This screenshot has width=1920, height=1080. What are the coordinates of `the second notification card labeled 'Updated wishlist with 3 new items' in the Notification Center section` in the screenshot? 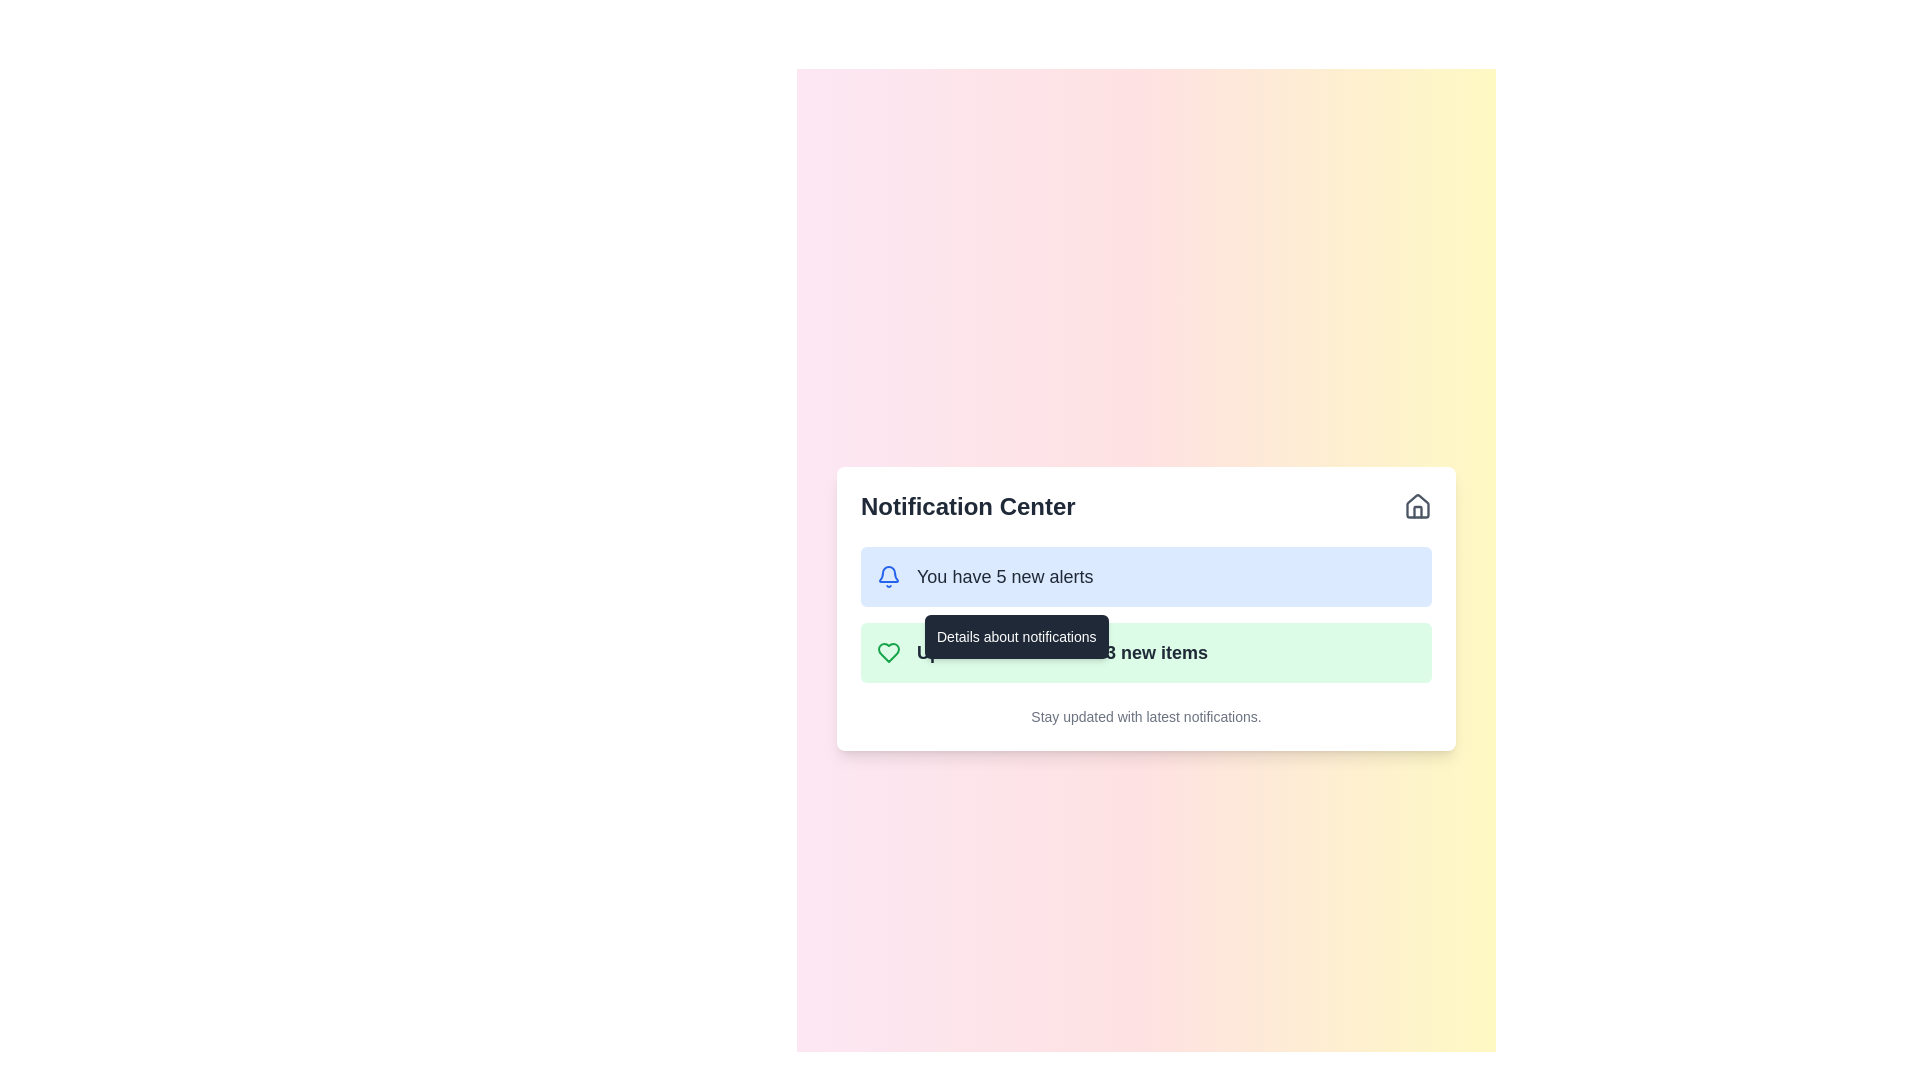 It's located at (1146, 613).